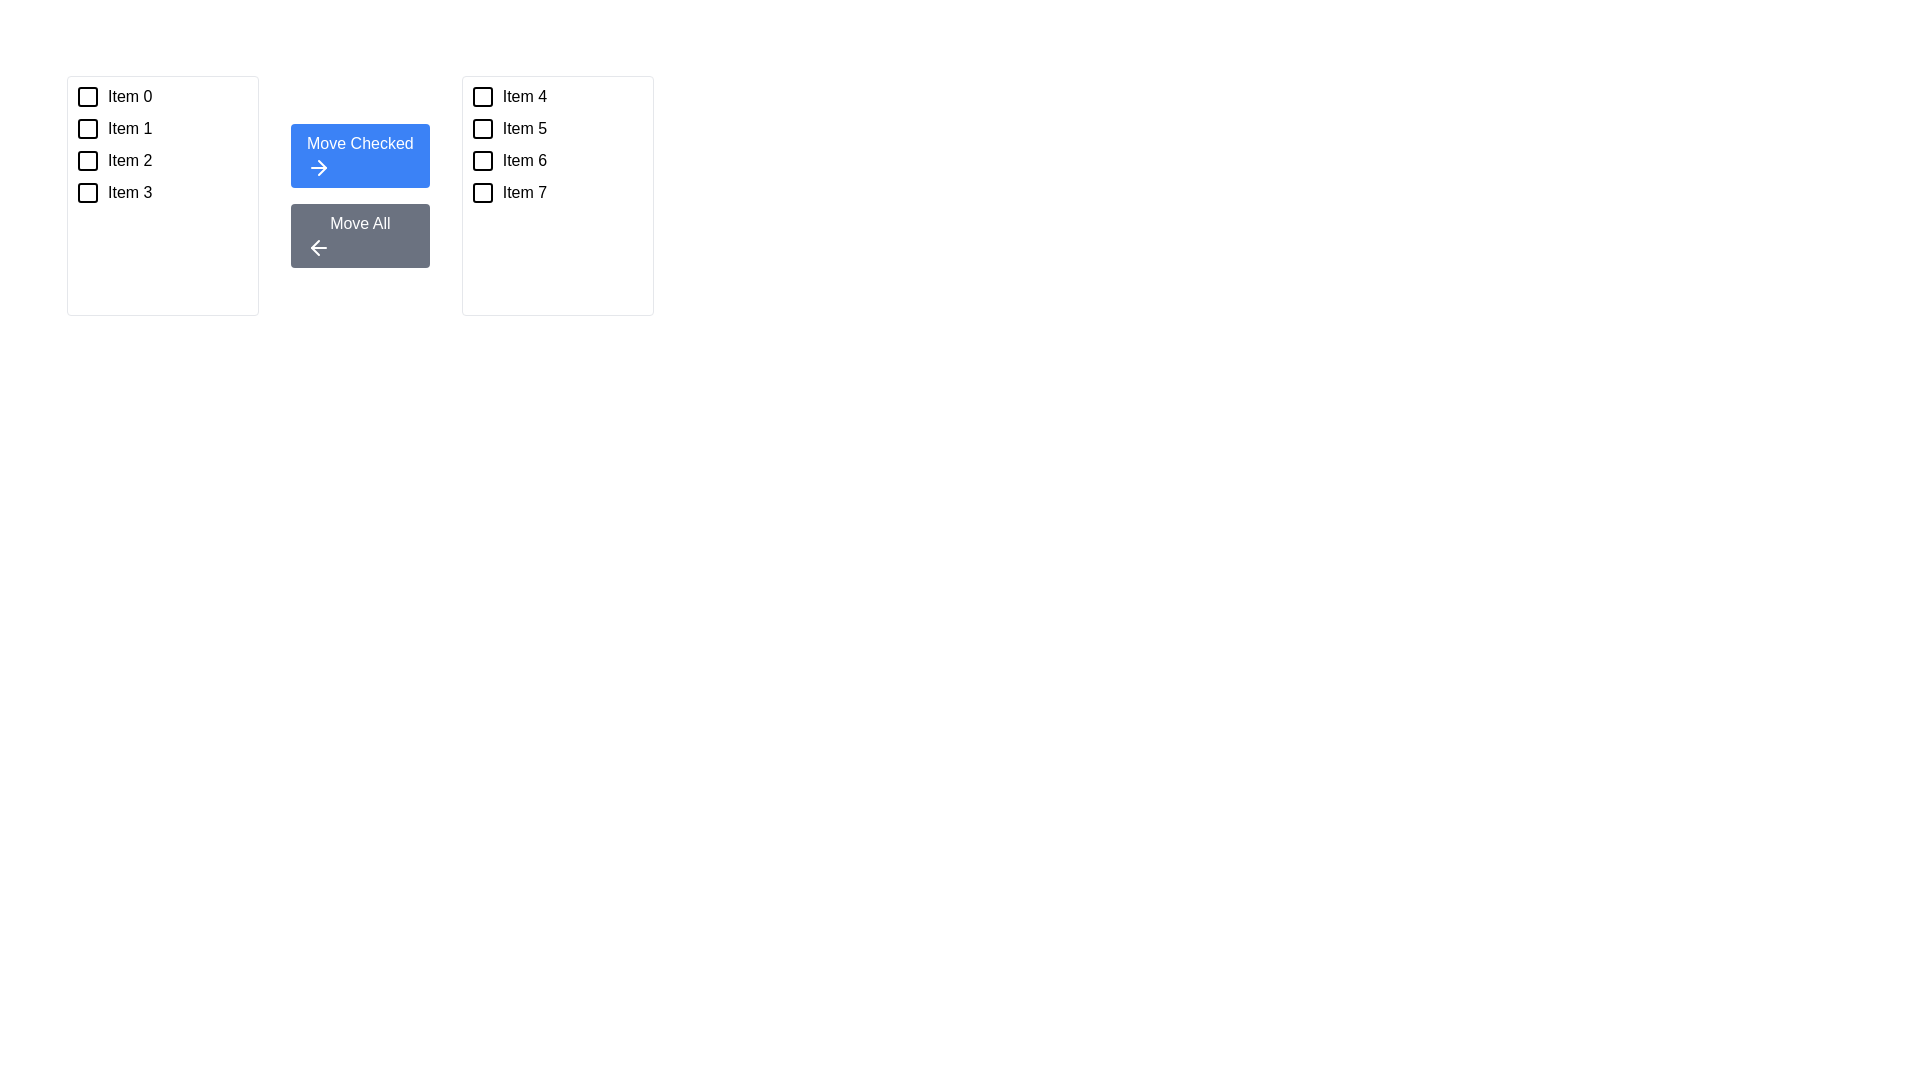  Describe the element at coordinates (317, 167) in the screenshot. I see `the icon located at the center of the blue button labeled 'Move Checked', which emphasizes the action of moving items to the right` at that location.